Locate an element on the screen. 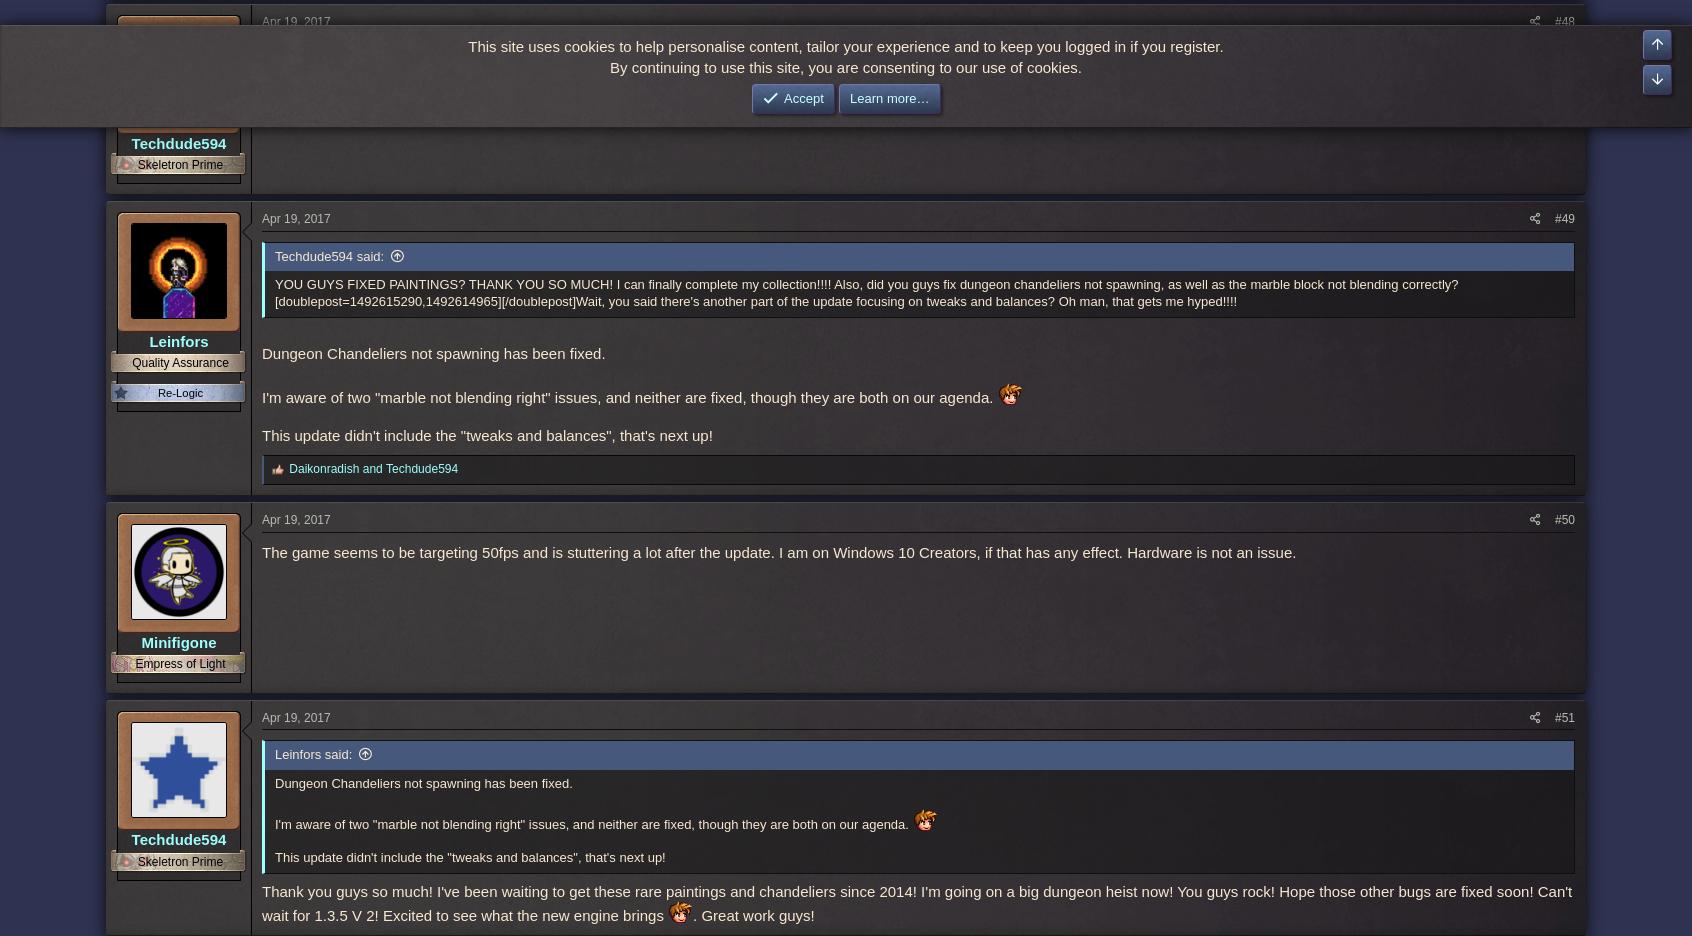  'Accept' is located at coordinates (803, 96).